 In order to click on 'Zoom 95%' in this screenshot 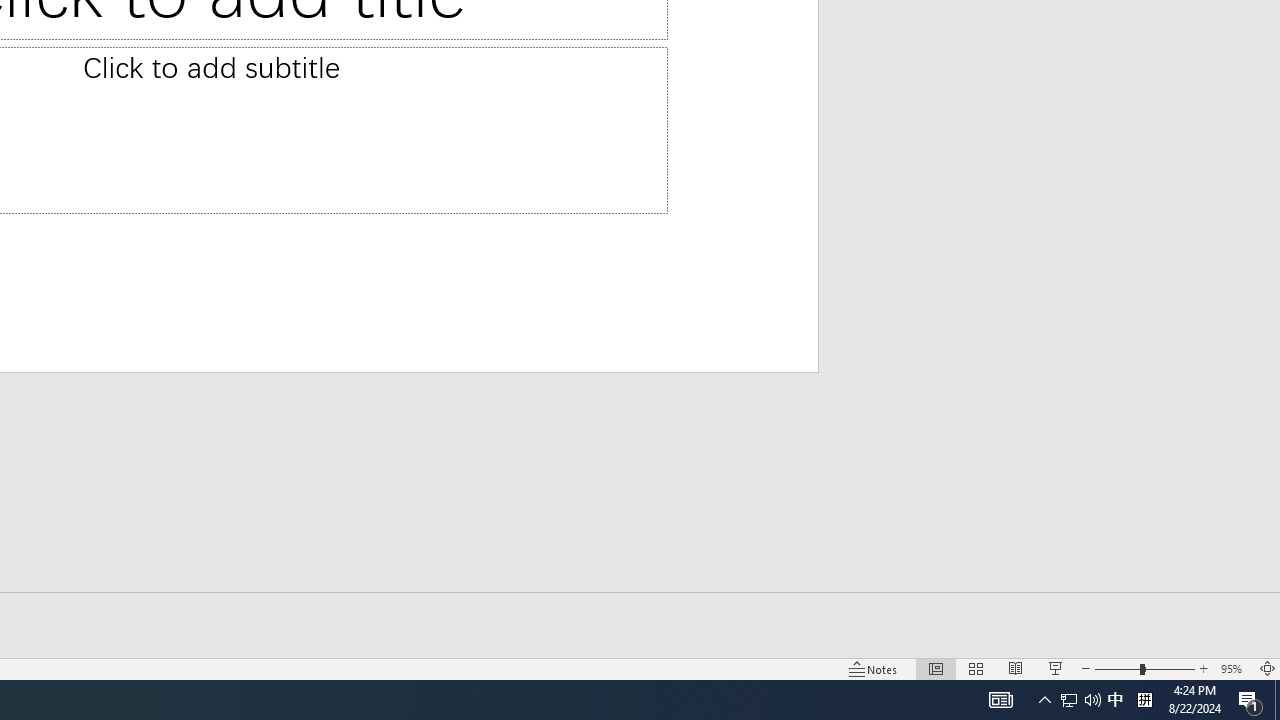, I will do `click(1233, 669)`.